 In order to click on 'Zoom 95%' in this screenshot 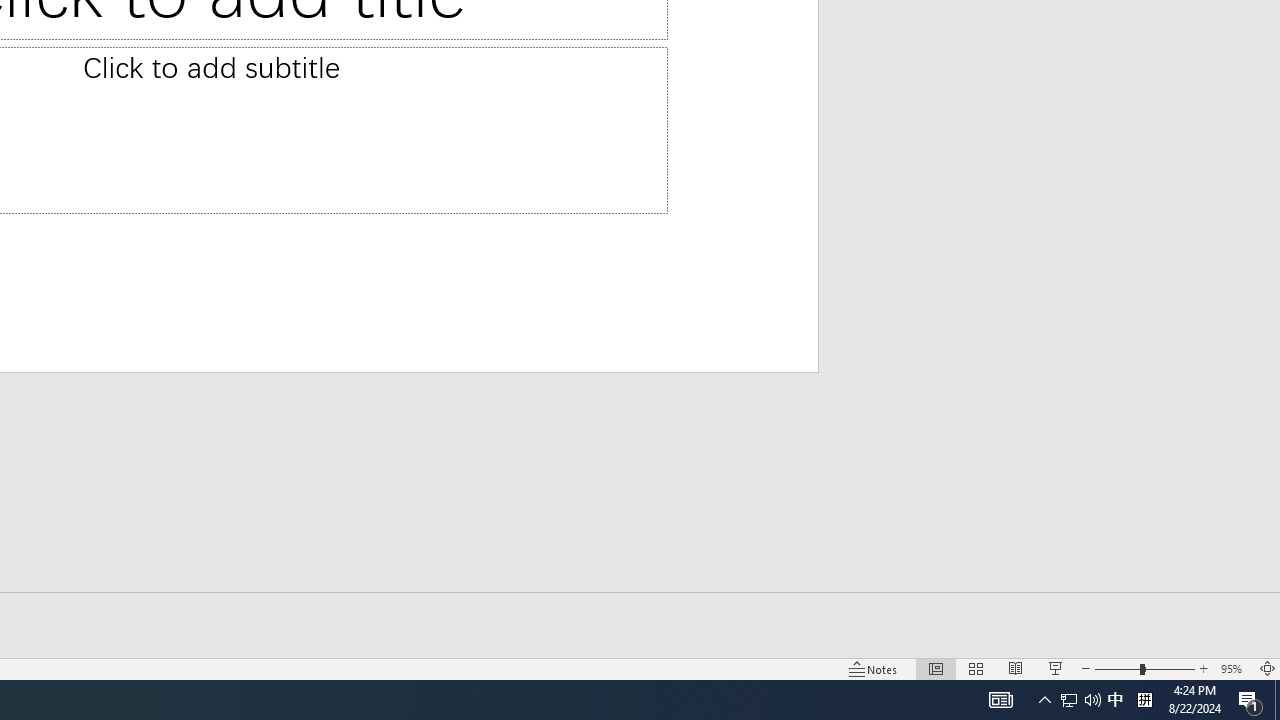, I will do `click(1233, 669)`.